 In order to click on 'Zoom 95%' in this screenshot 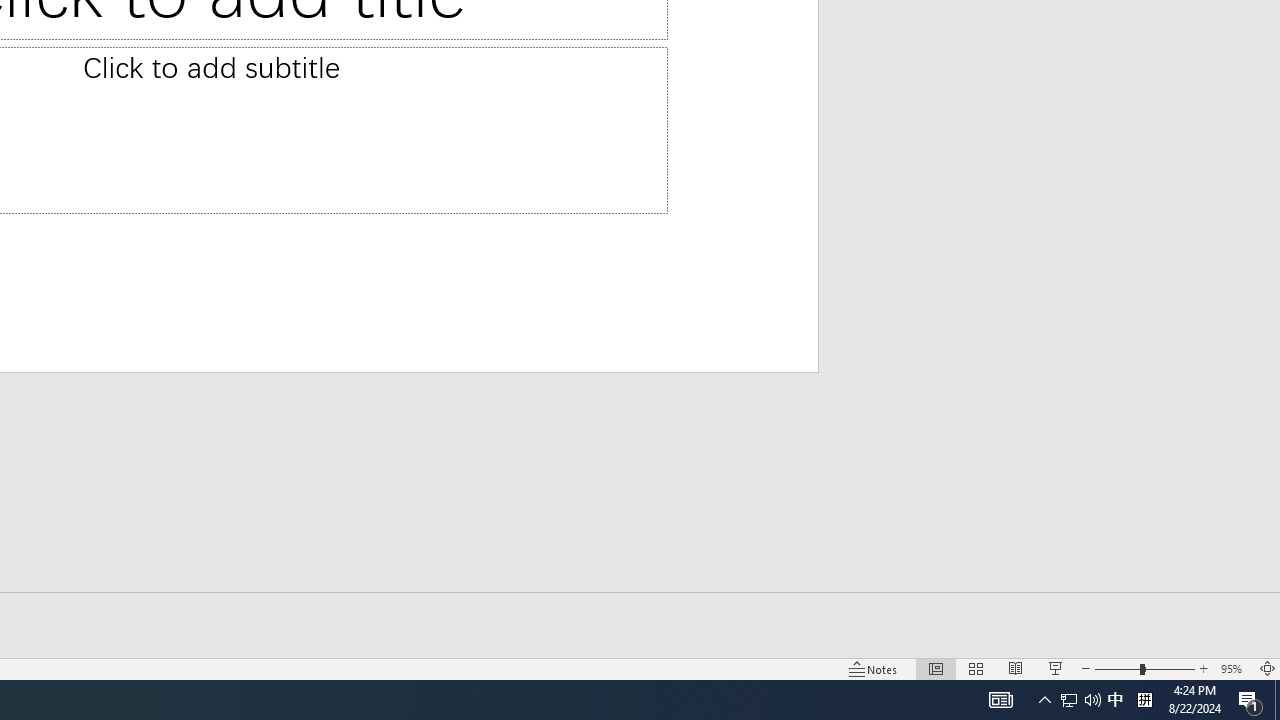, I will do `click(1233, 669)`.